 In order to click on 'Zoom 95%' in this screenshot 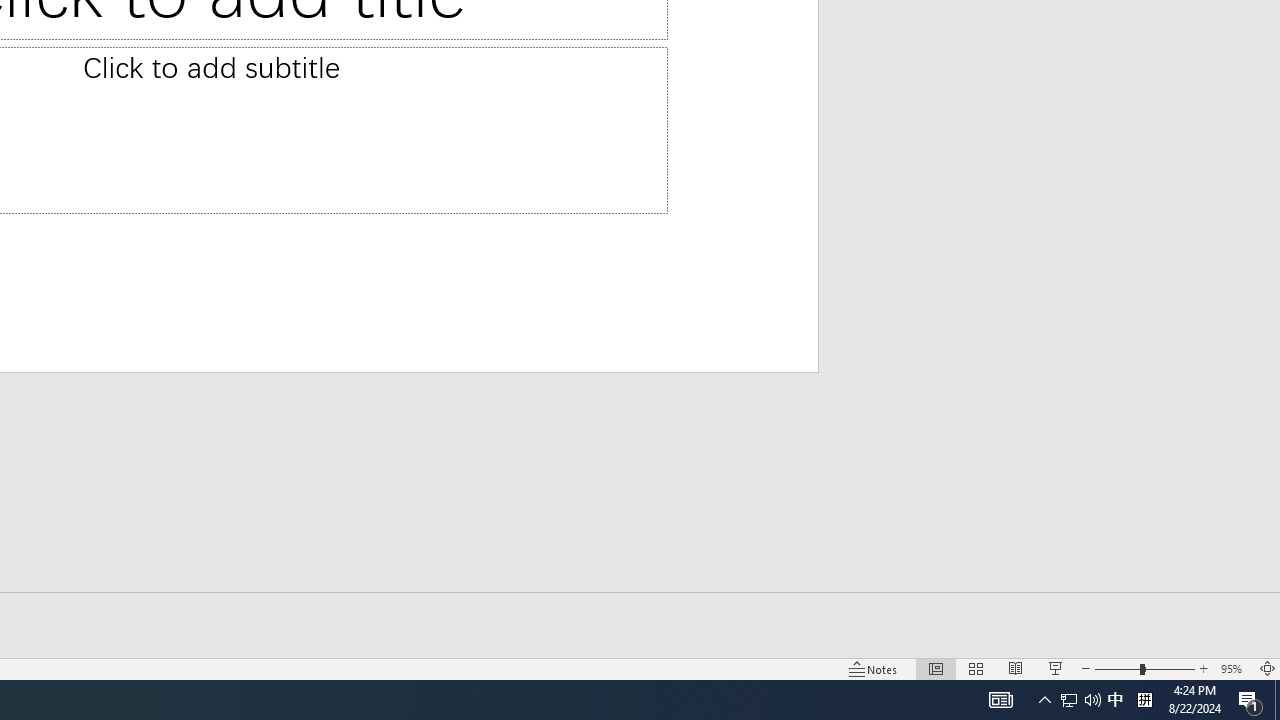, I will do `click(1233, 669)`.